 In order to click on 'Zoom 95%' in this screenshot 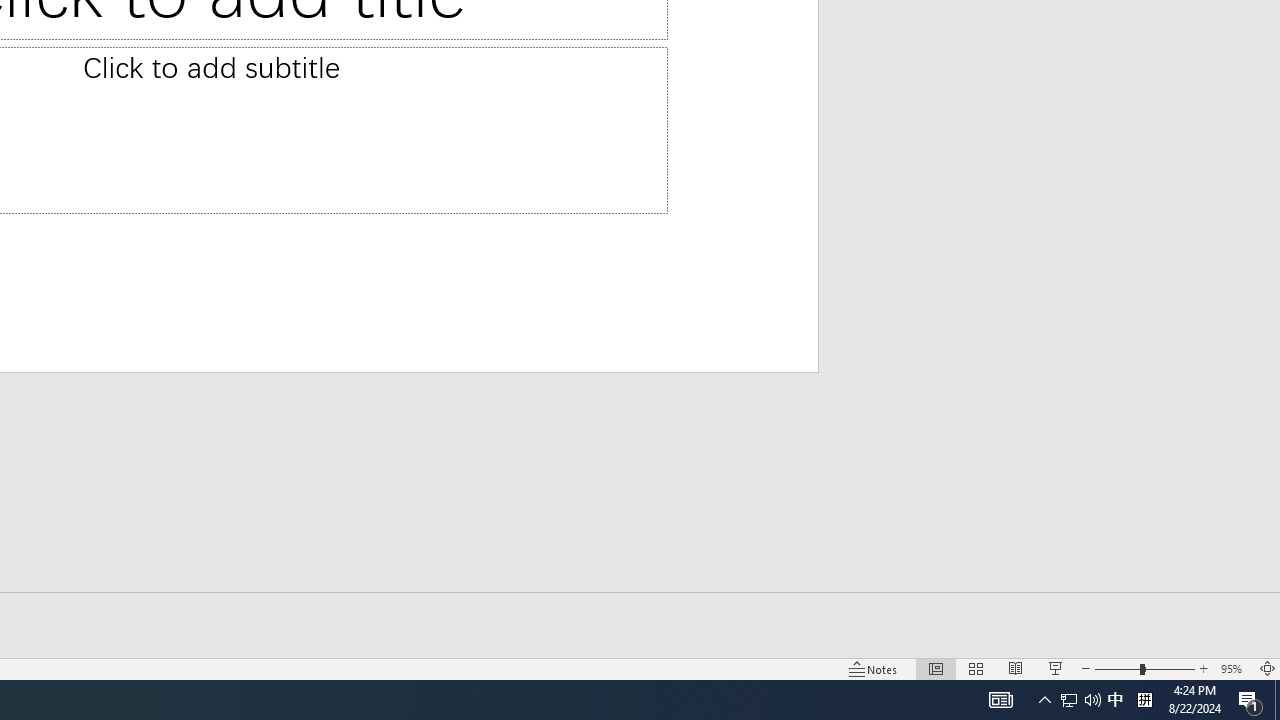, I will do `click(1233, 669)`.